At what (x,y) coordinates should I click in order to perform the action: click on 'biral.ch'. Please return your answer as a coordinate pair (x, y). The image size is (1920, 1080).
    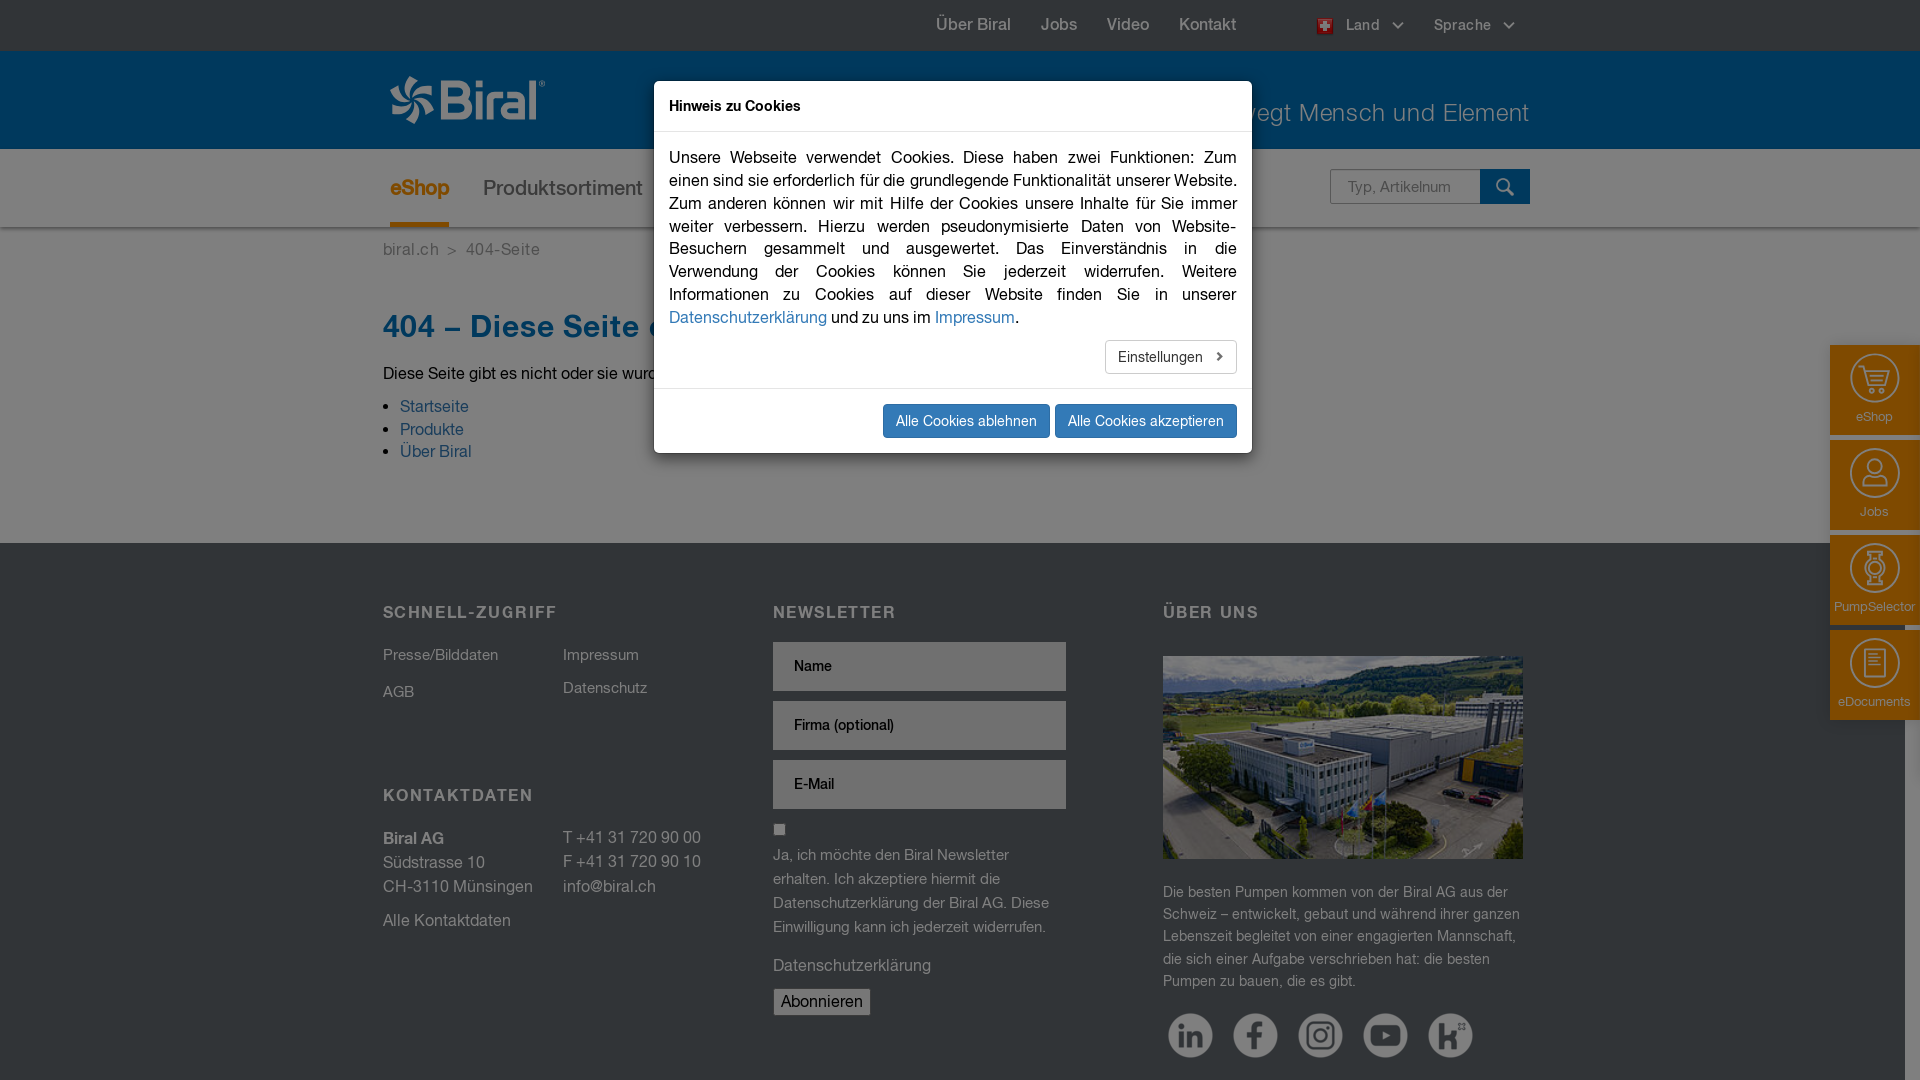
    Looking at the image, I should click on (409, 248).